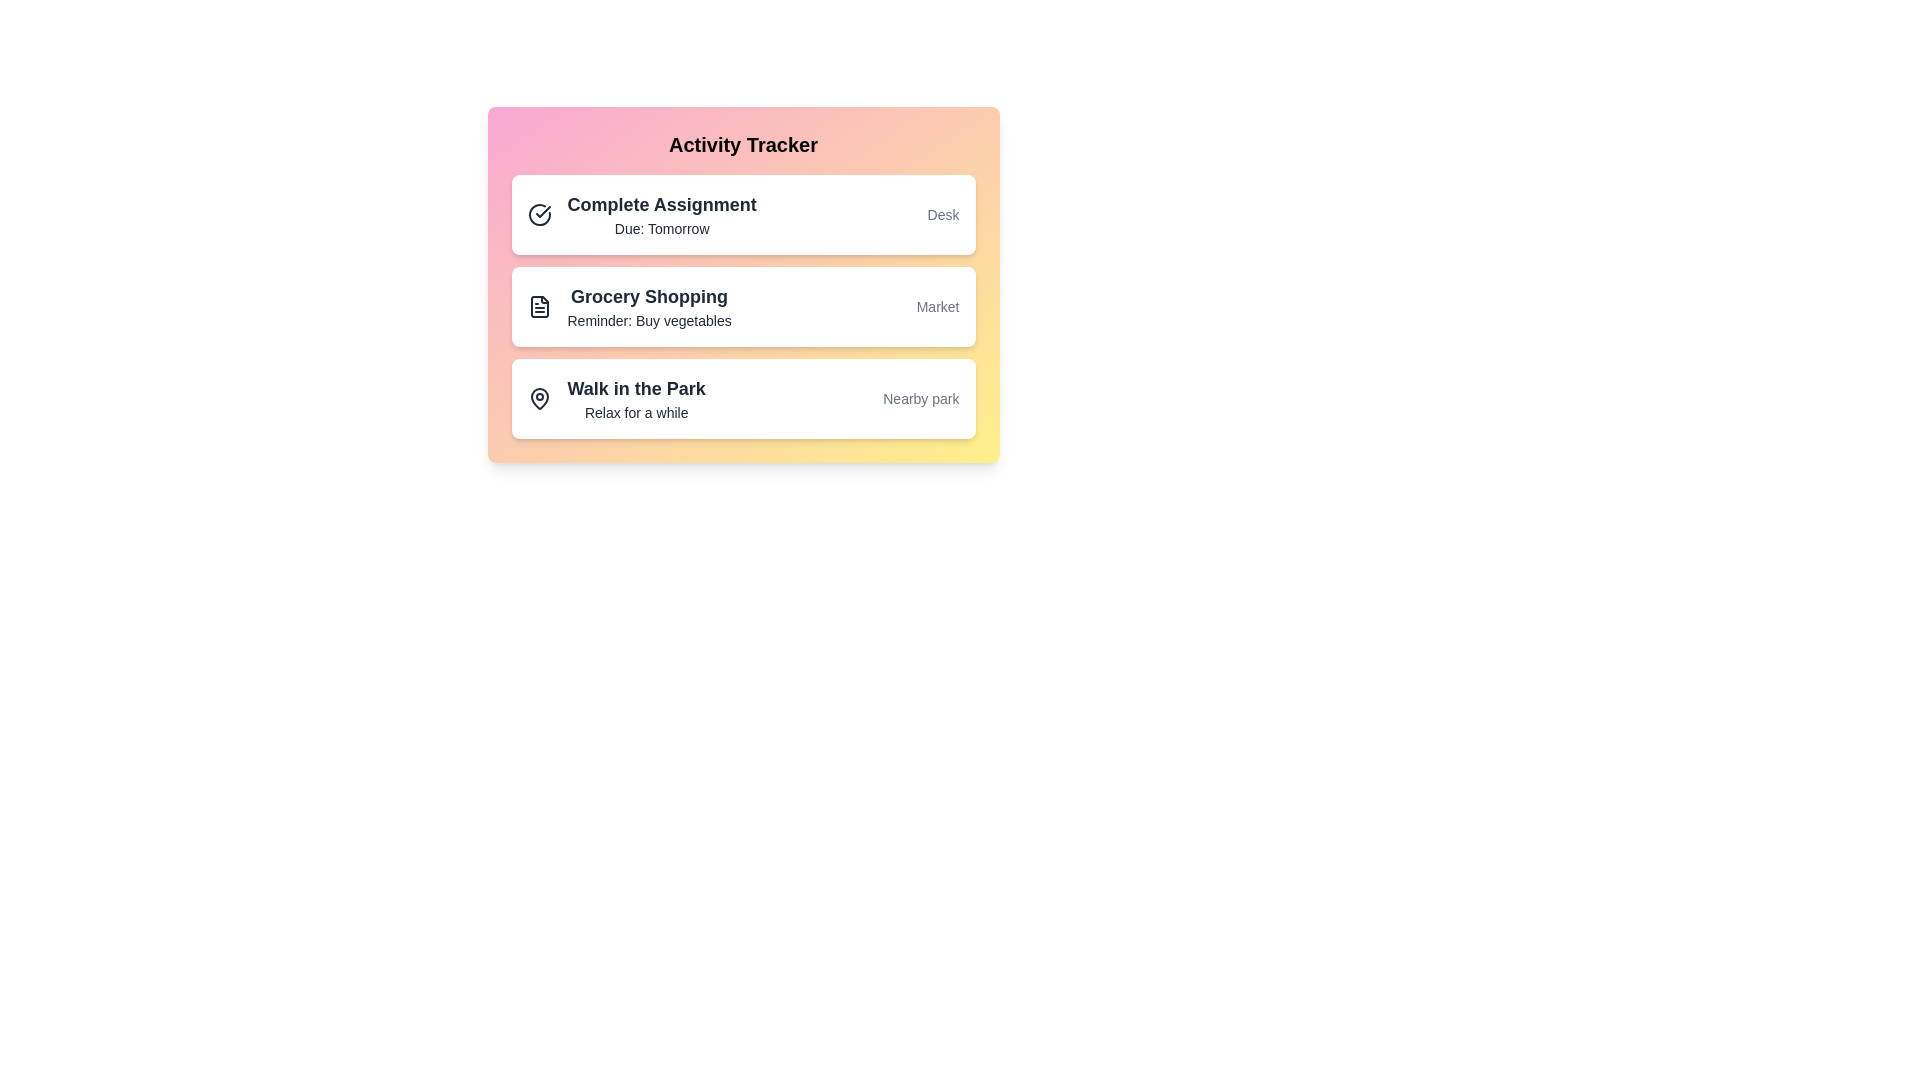  What do you see at coordinates (539, 307) in the screenshot?
I see `the icon next to the activity item Grocery Shopping` at bounding box center [539, 307].